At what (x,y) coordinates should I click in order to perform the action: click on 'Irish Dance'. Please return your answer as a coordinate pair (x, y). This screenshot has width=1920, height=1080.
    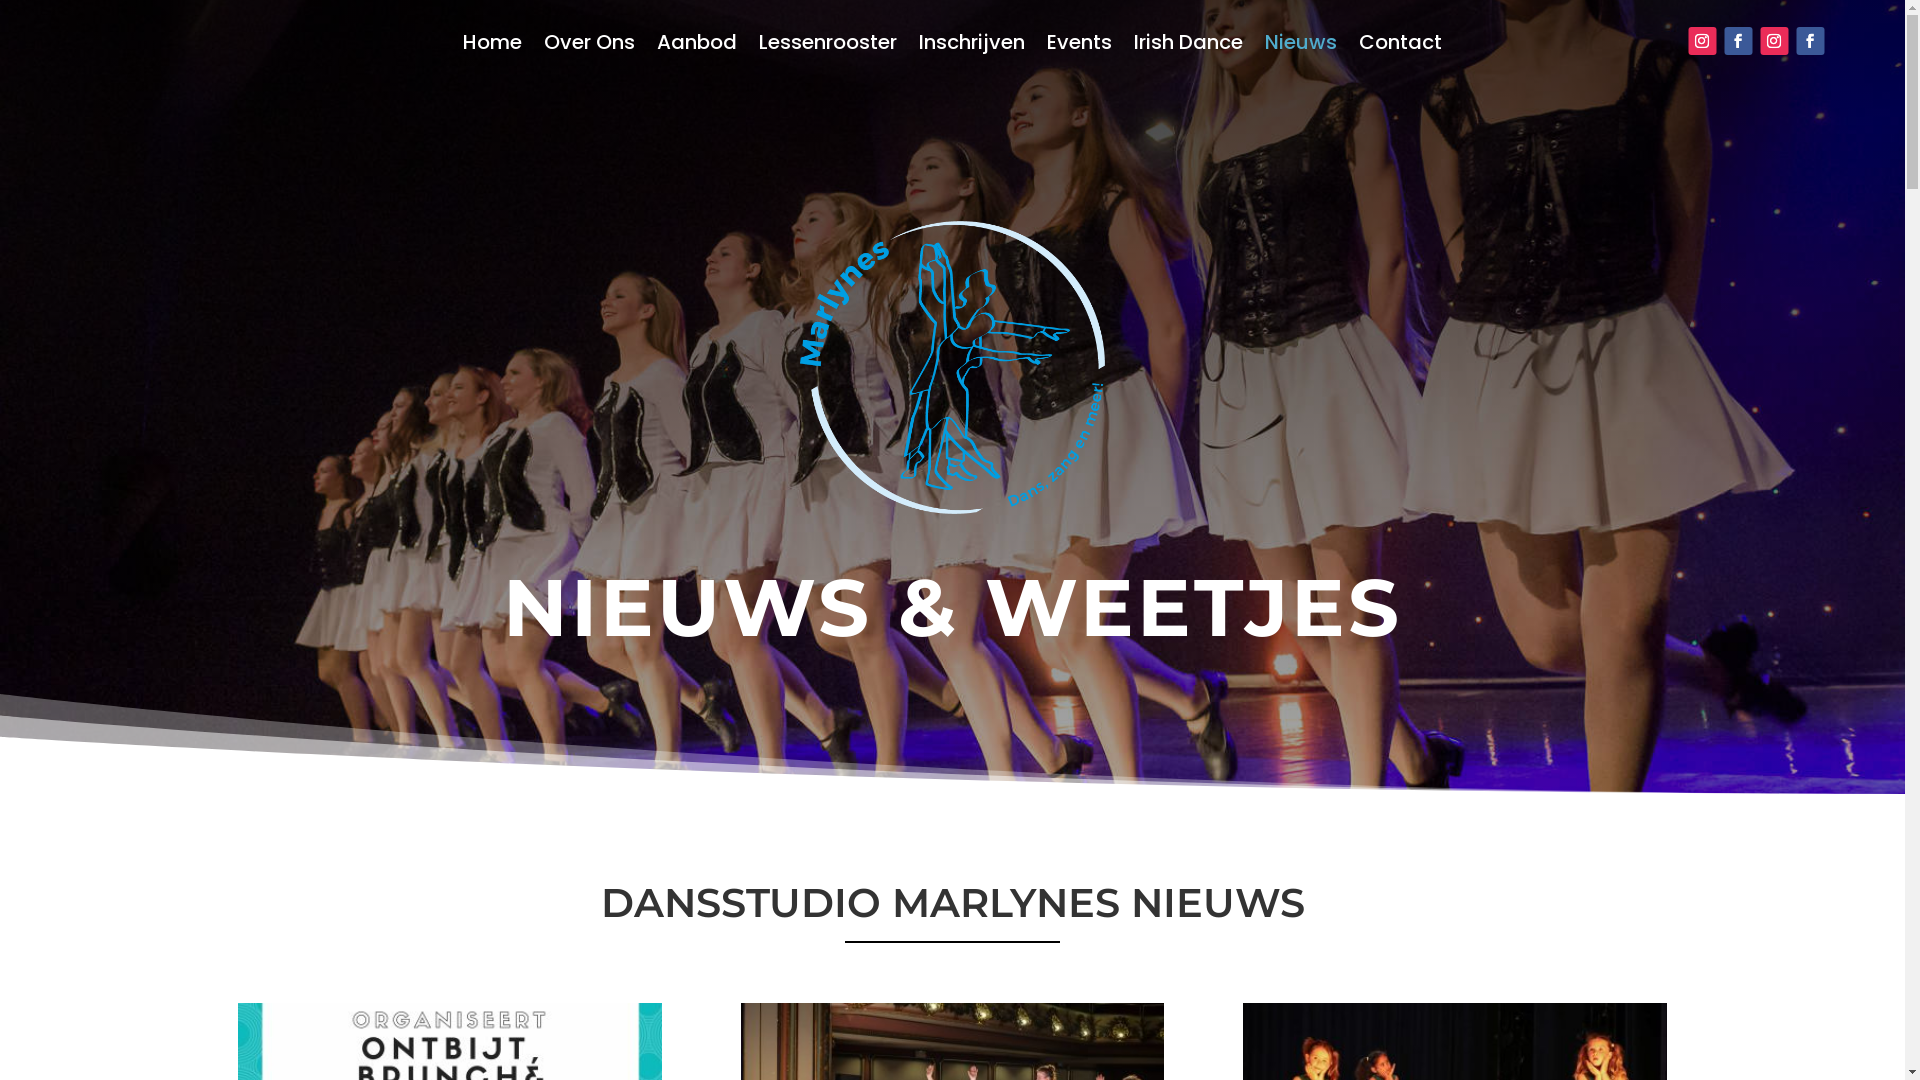
    Looking at the image, I should click on (1133, 45).